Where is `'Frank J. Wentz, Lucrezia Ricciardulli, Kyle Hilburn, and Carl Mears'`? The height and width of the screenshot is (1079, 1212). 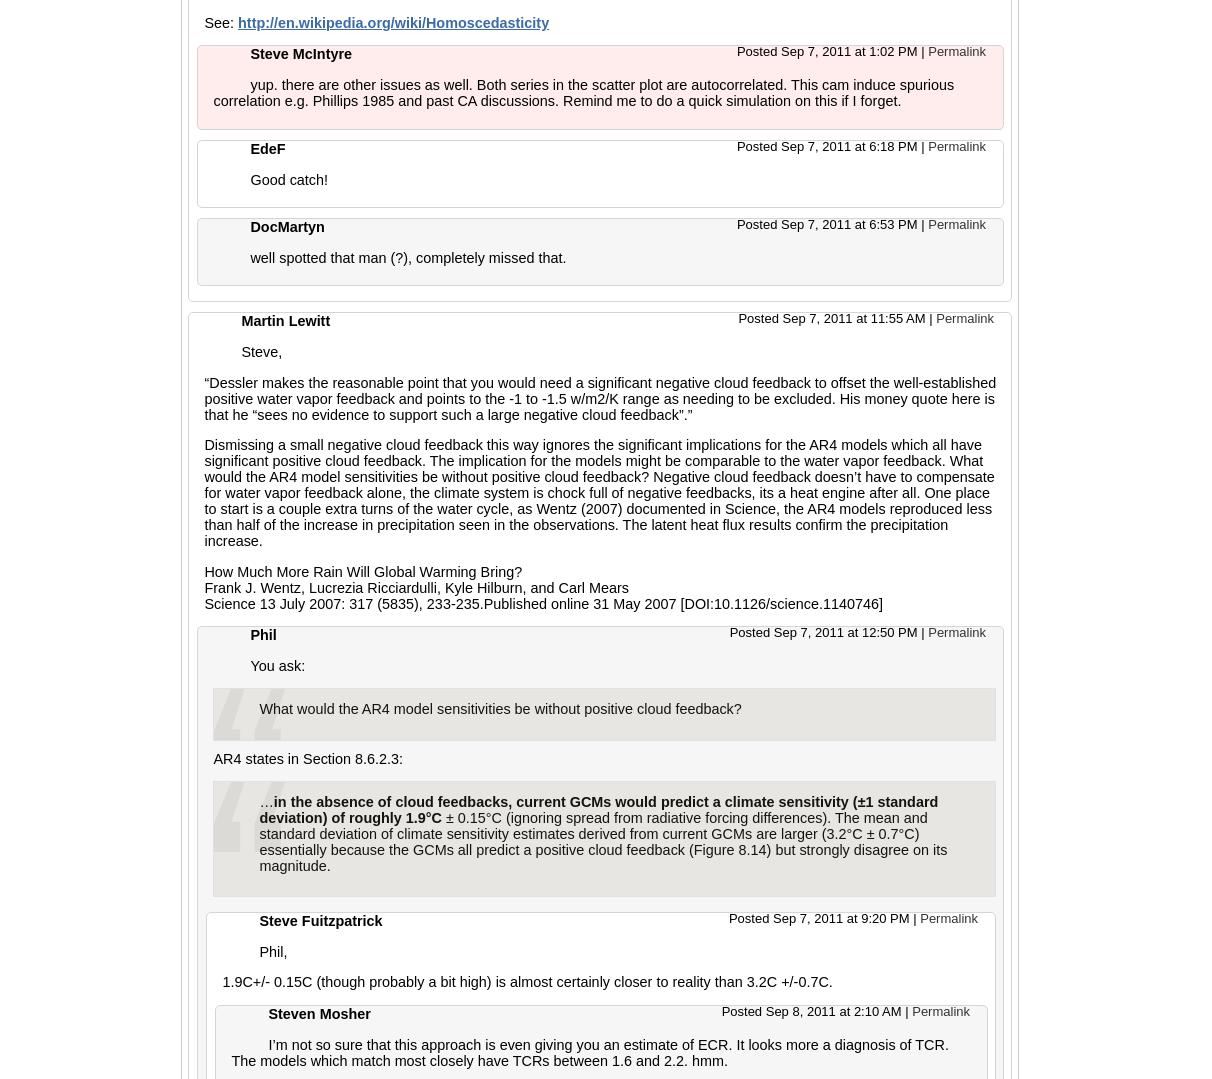 'Frank J. Wentz, Lucrezia Ricciardulli, Kyle Hilburn, and Carl Mears' is located at coordinates (415, 586).